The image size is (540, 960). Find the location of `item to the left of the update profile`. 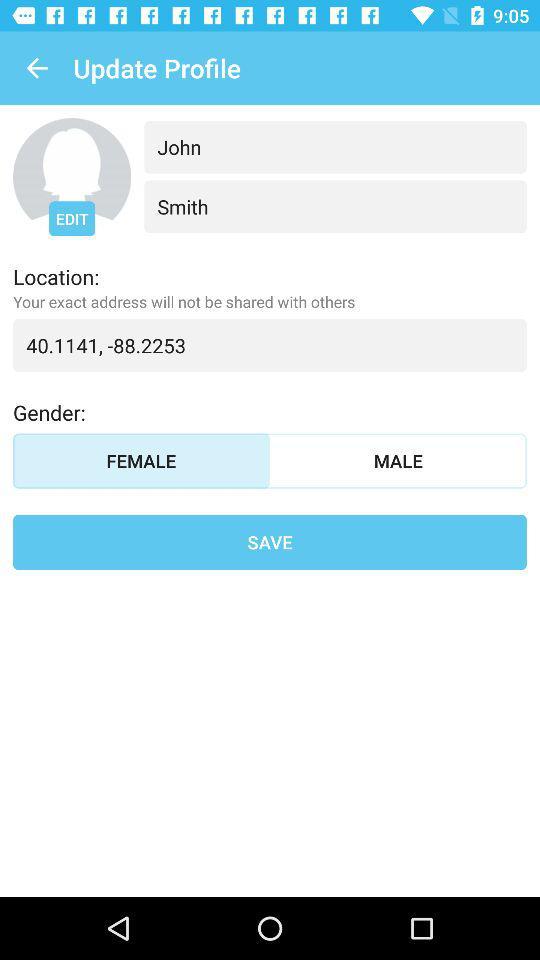

item to the left of the update profile is located at coordinates (36, 68).